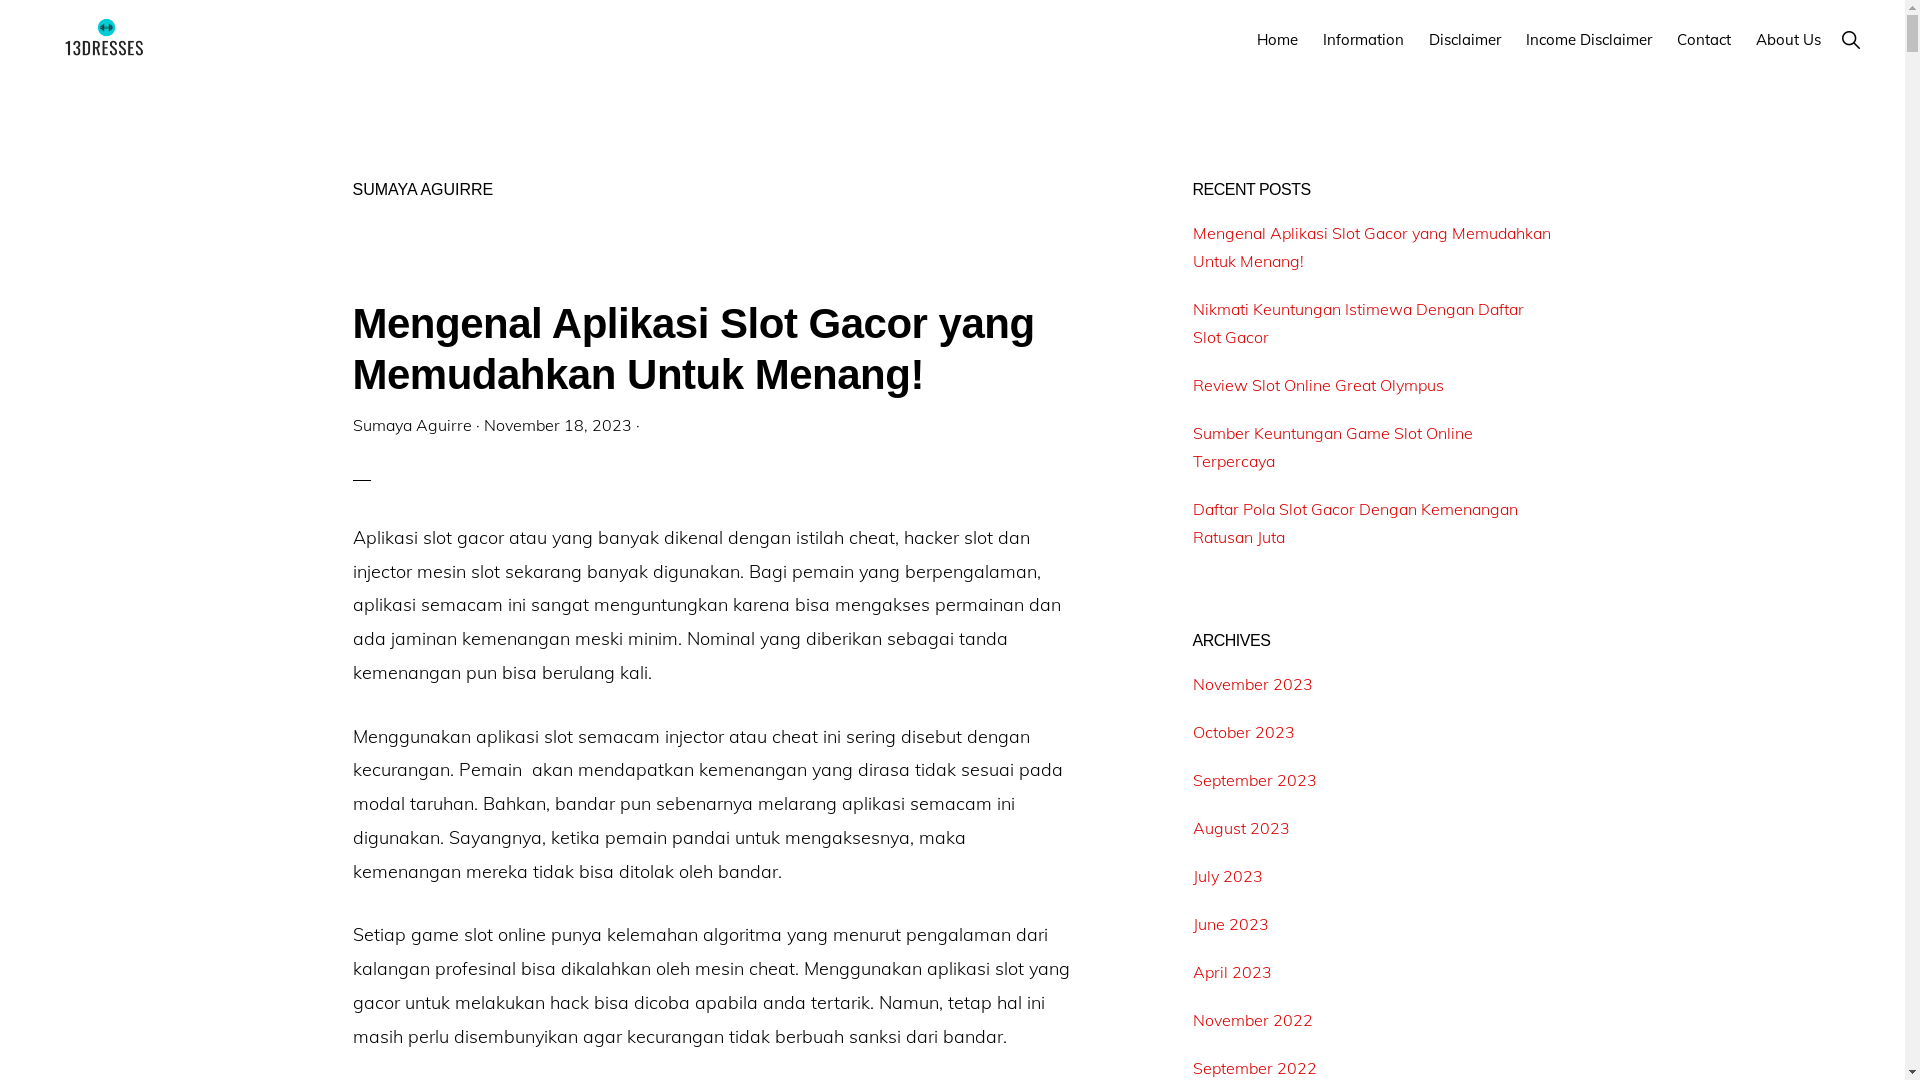 This screenshot has height=1080, width=1920. Describe the element at coordinates (1317, 385) in the screenshot. I see `'Review Slot Online Great Olympus'` at that location.